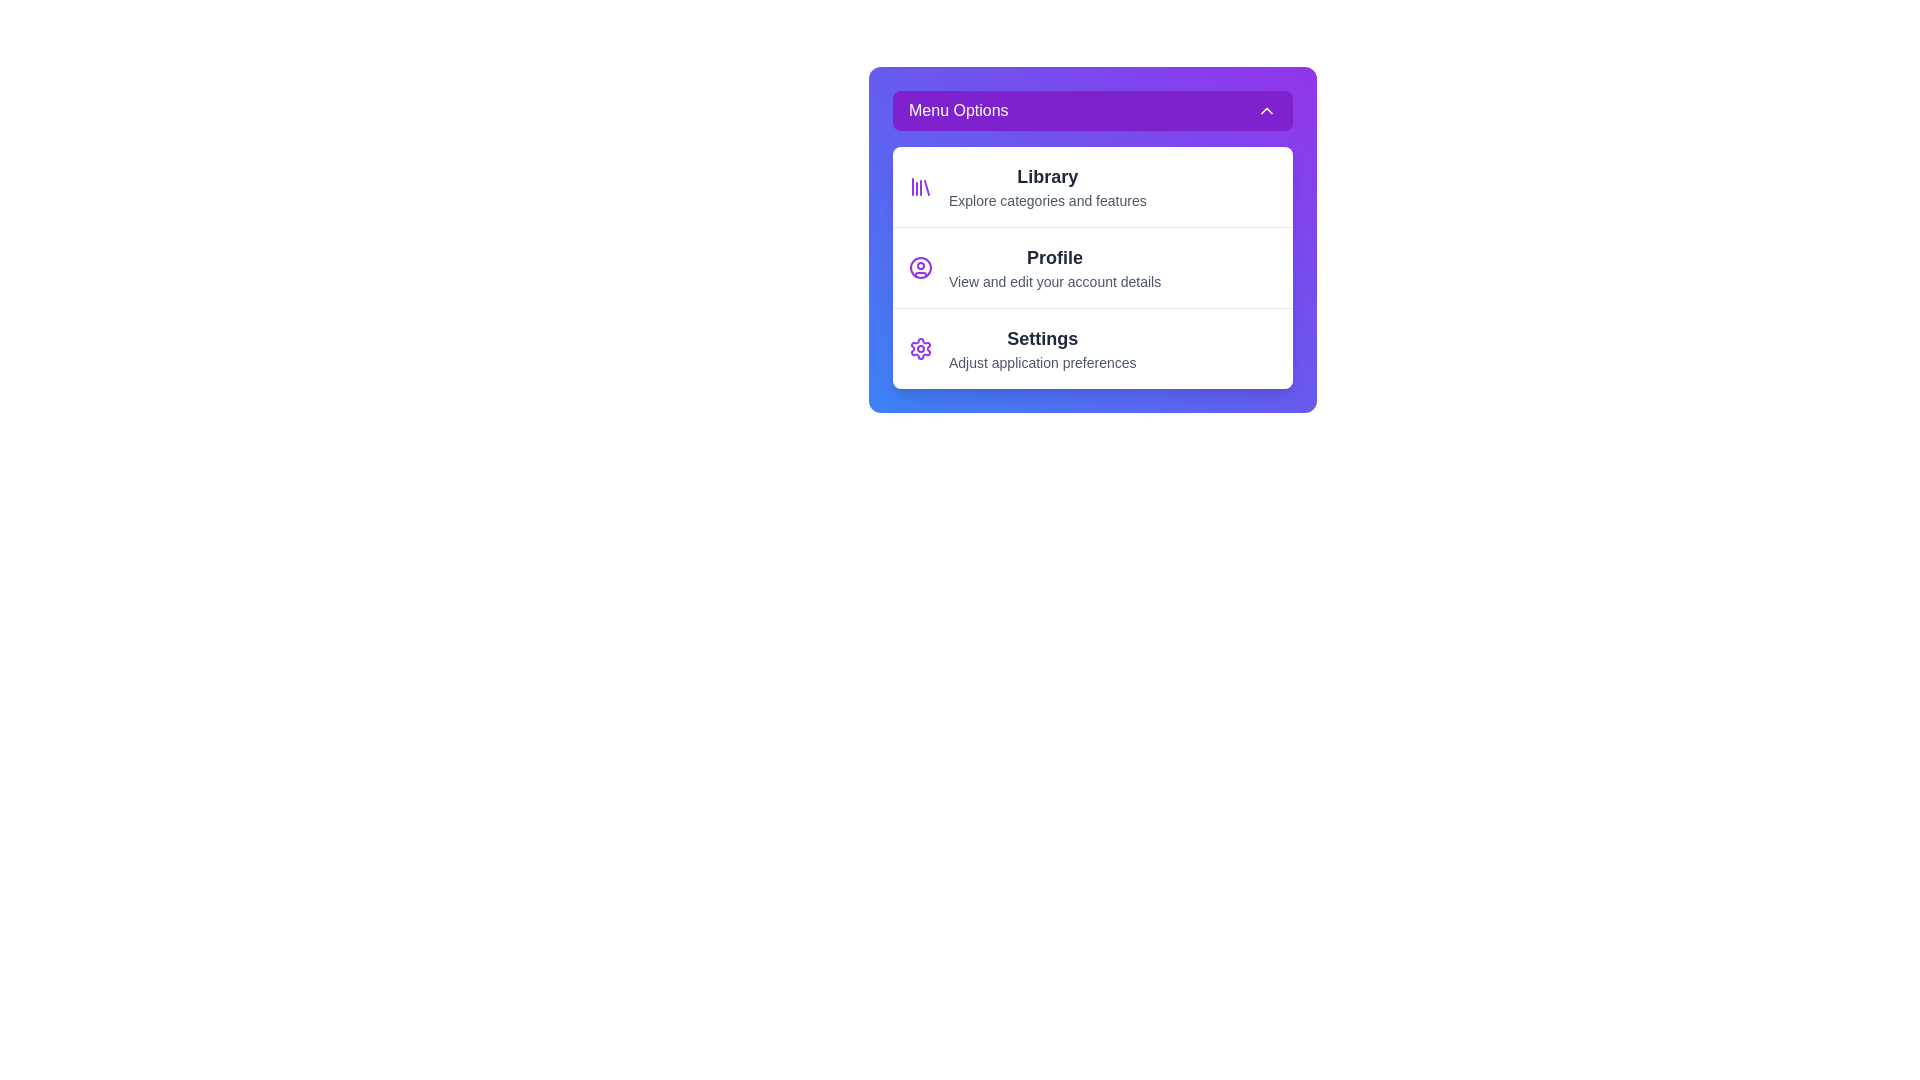 This screenshot has width=1920, height=1080. I want to click on the static text displaying 'Explore categories and features', which is located beneath the 'Library' heading in the menu panel, so click(1046, 200).